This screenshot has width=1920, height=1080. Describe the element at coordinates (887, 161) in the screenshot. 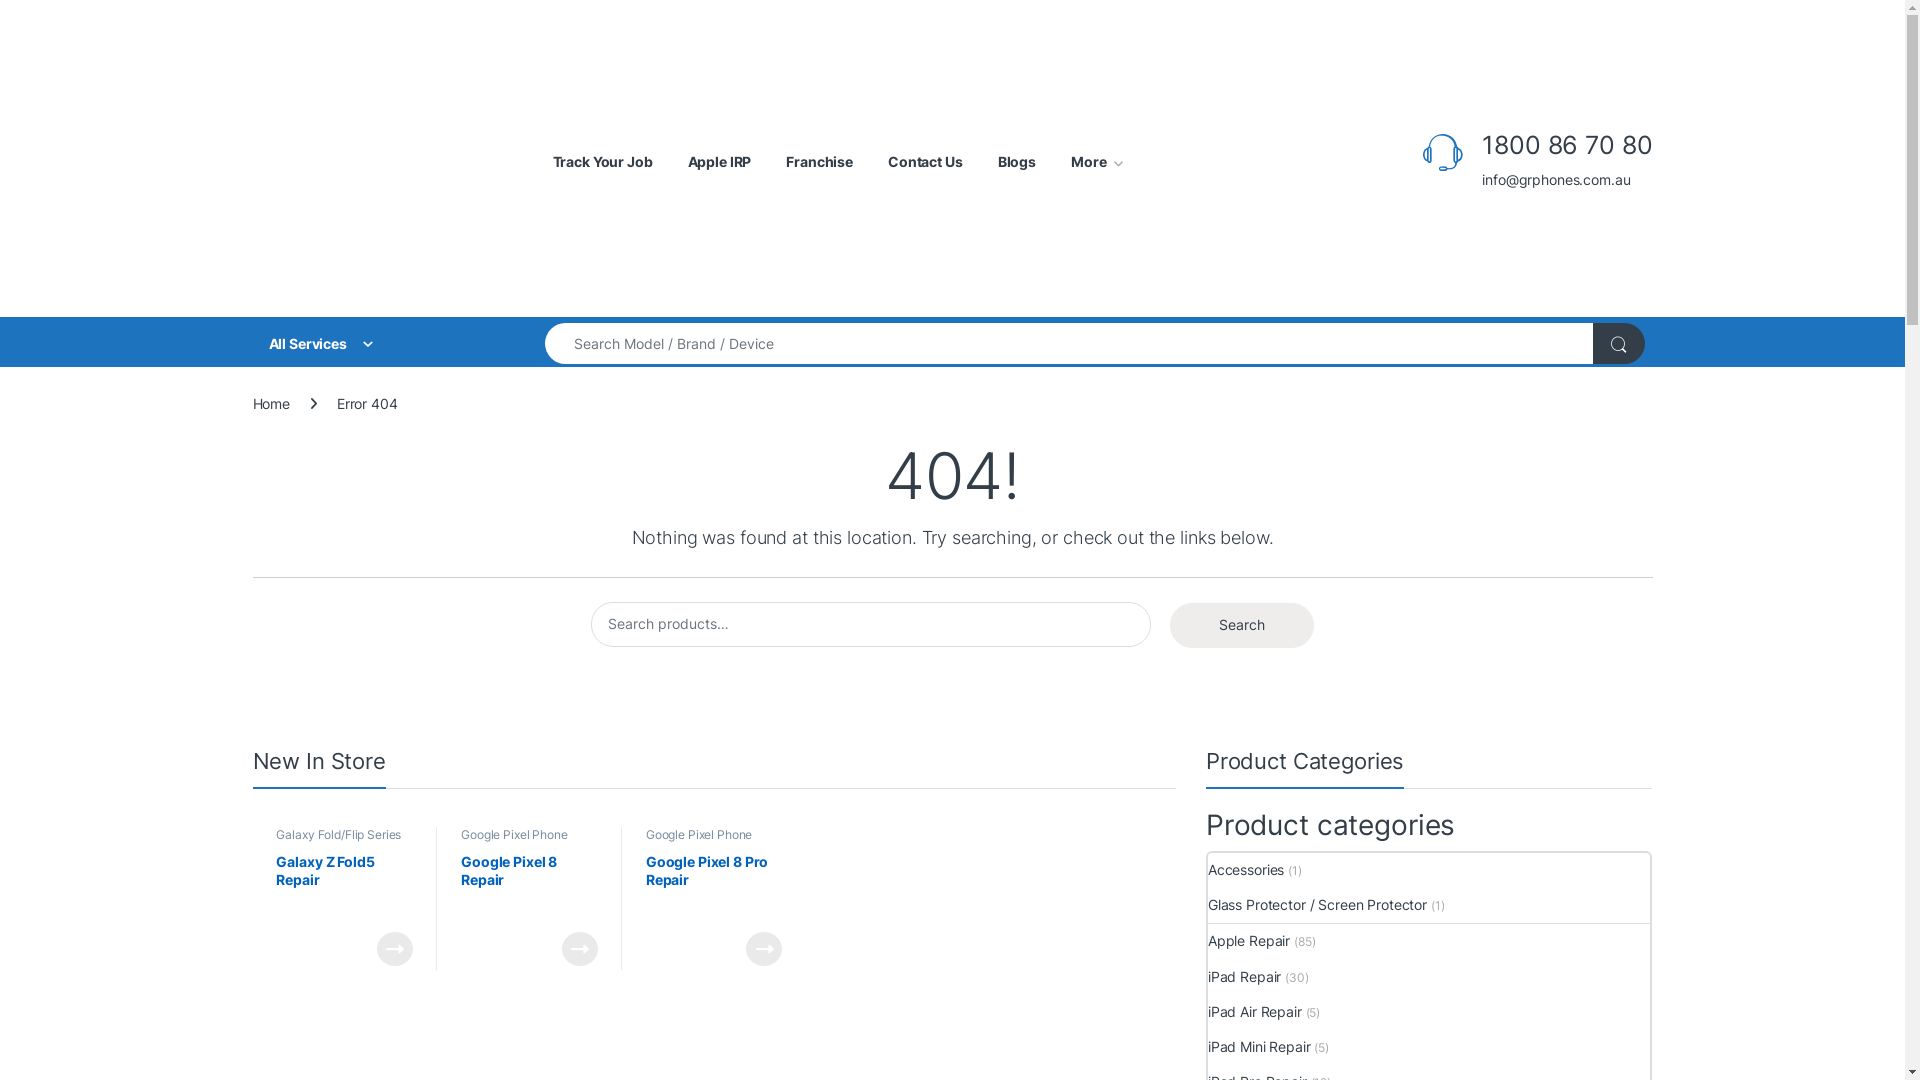

I see `'Contact Us'` at that location.